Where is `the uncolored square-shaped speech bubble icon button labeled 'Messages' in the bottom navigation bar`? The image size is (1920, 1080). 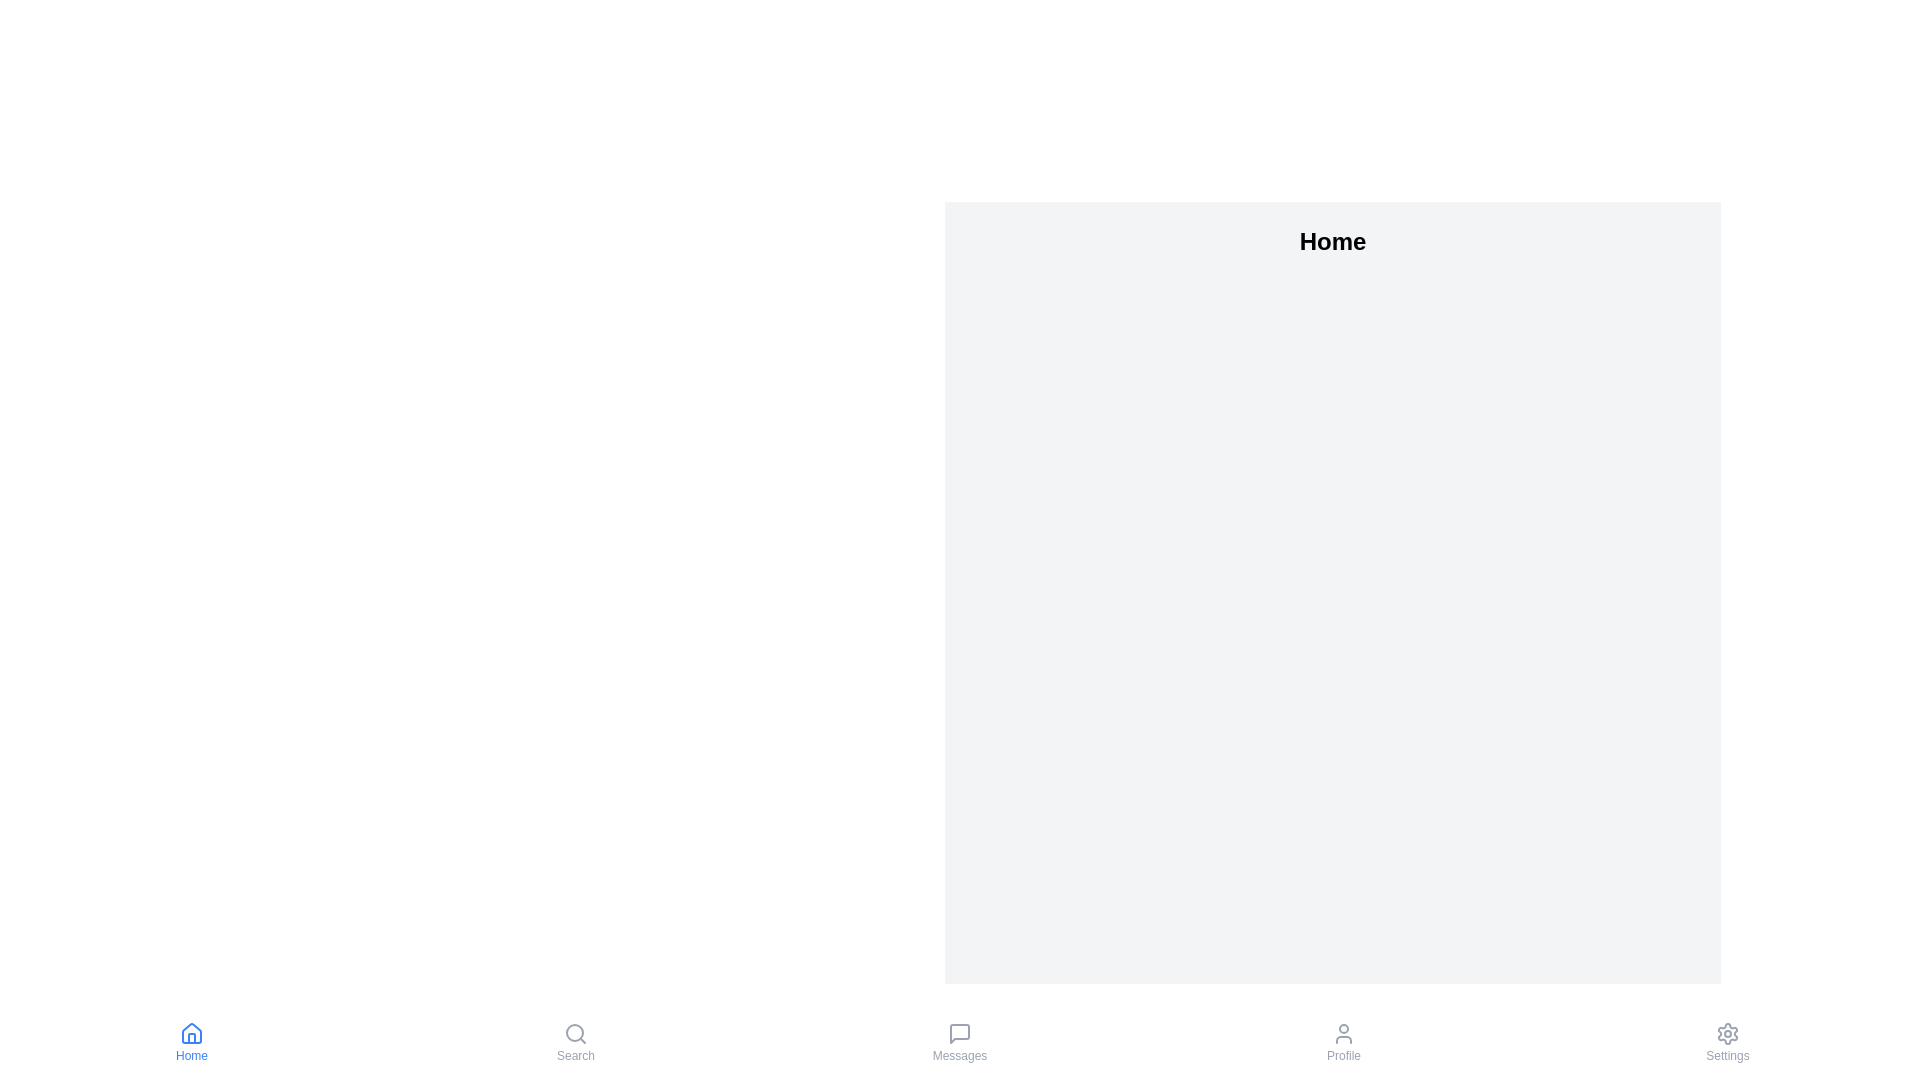 the uncolored square-shaped speech bubble icon button labeled 'Messages' in the bottom navigation bar is located at coordinates (960, 1033).